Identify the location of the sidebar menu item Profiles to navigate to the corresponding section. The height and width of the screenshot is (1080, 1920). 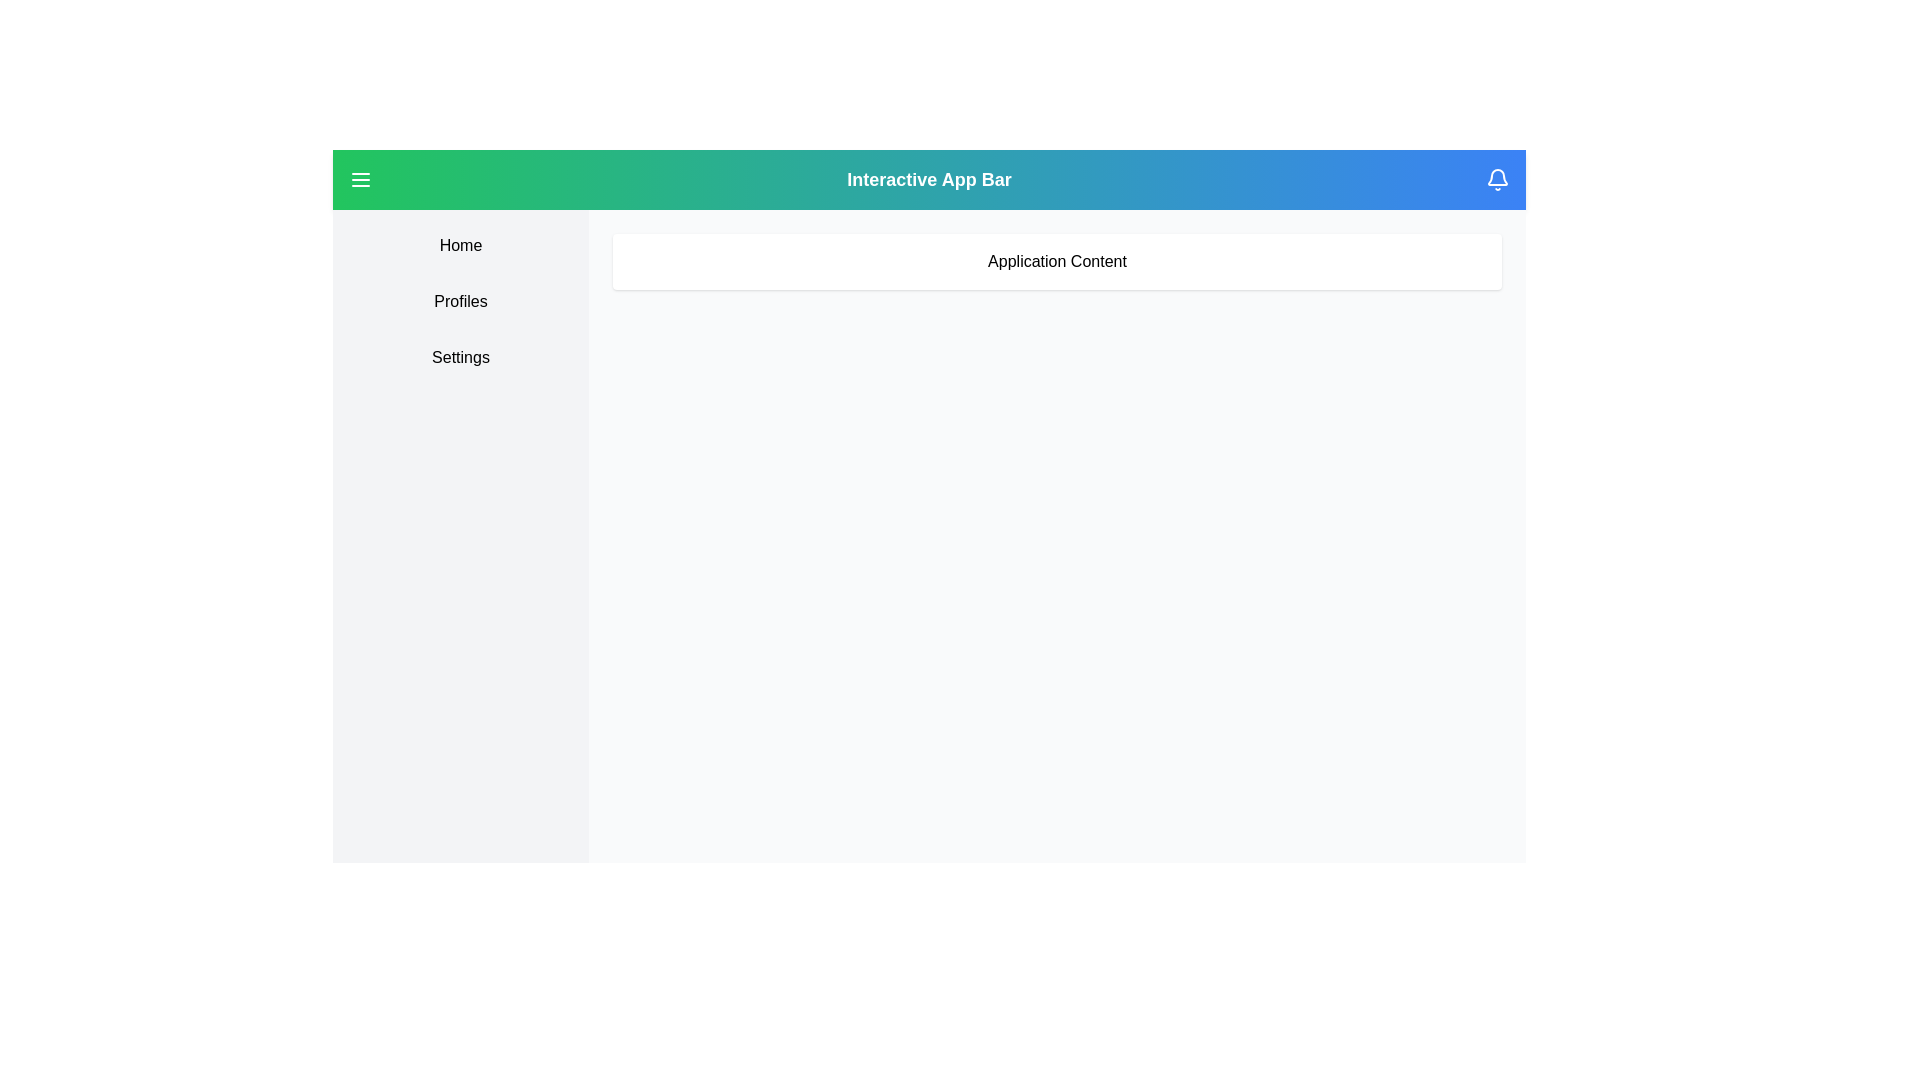
(459, 301).